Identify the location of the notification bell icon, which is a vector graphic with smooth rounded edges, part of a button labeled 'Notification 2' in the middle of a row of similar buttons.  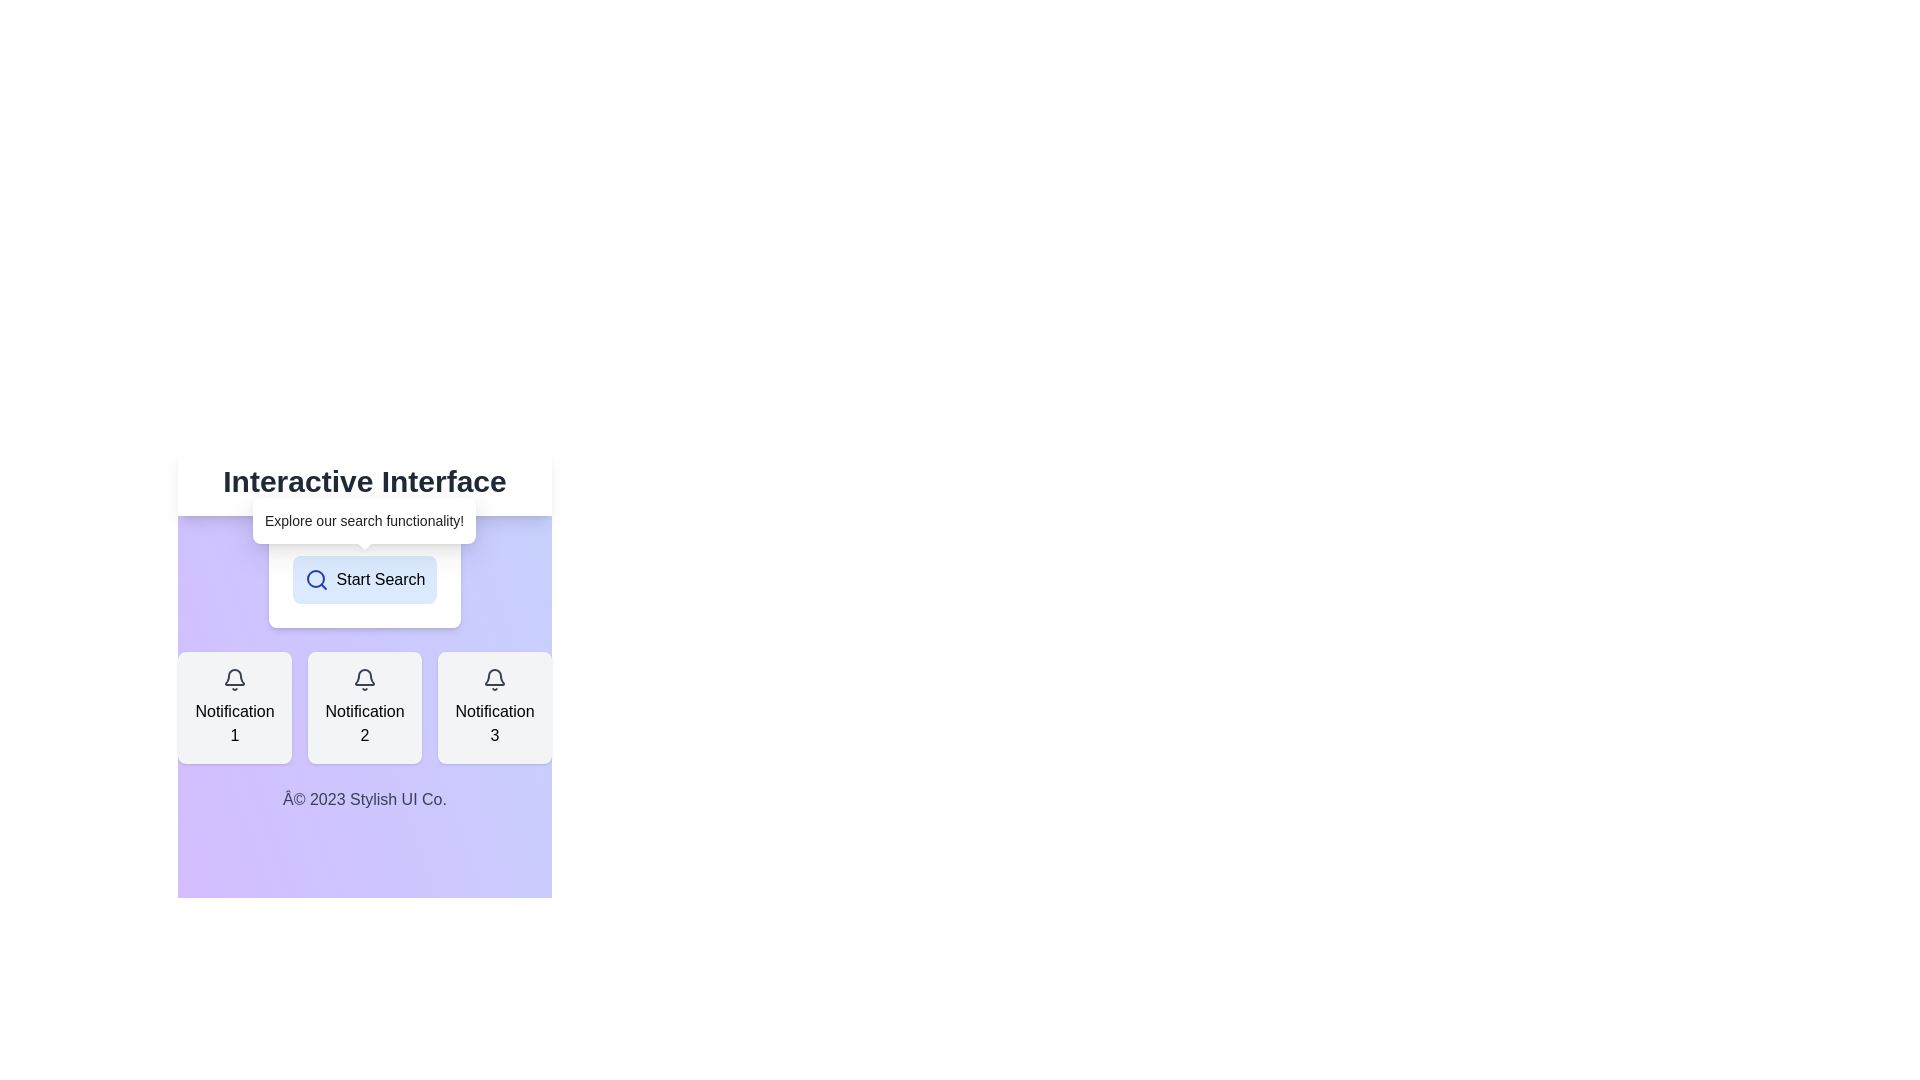
(235, 676).